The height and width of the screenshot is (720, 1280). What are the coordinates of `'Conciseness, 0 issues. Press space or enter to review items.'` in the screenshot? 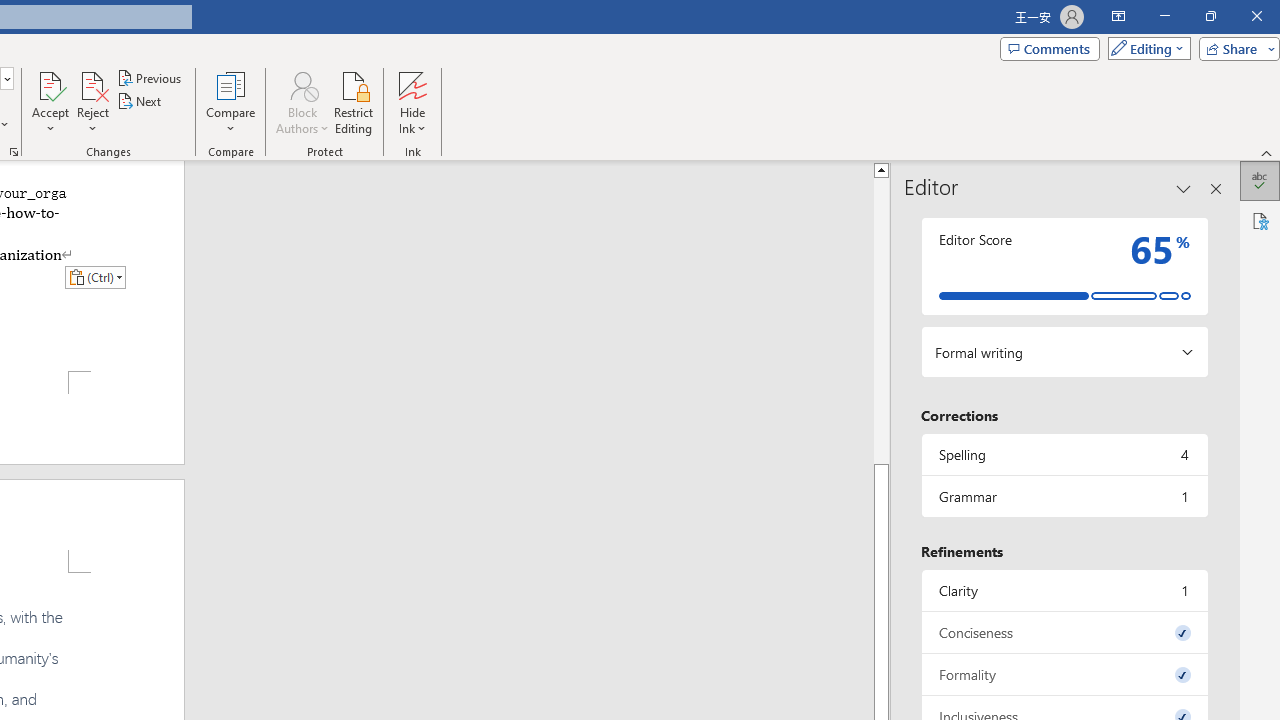 It's located at (1063, 632).